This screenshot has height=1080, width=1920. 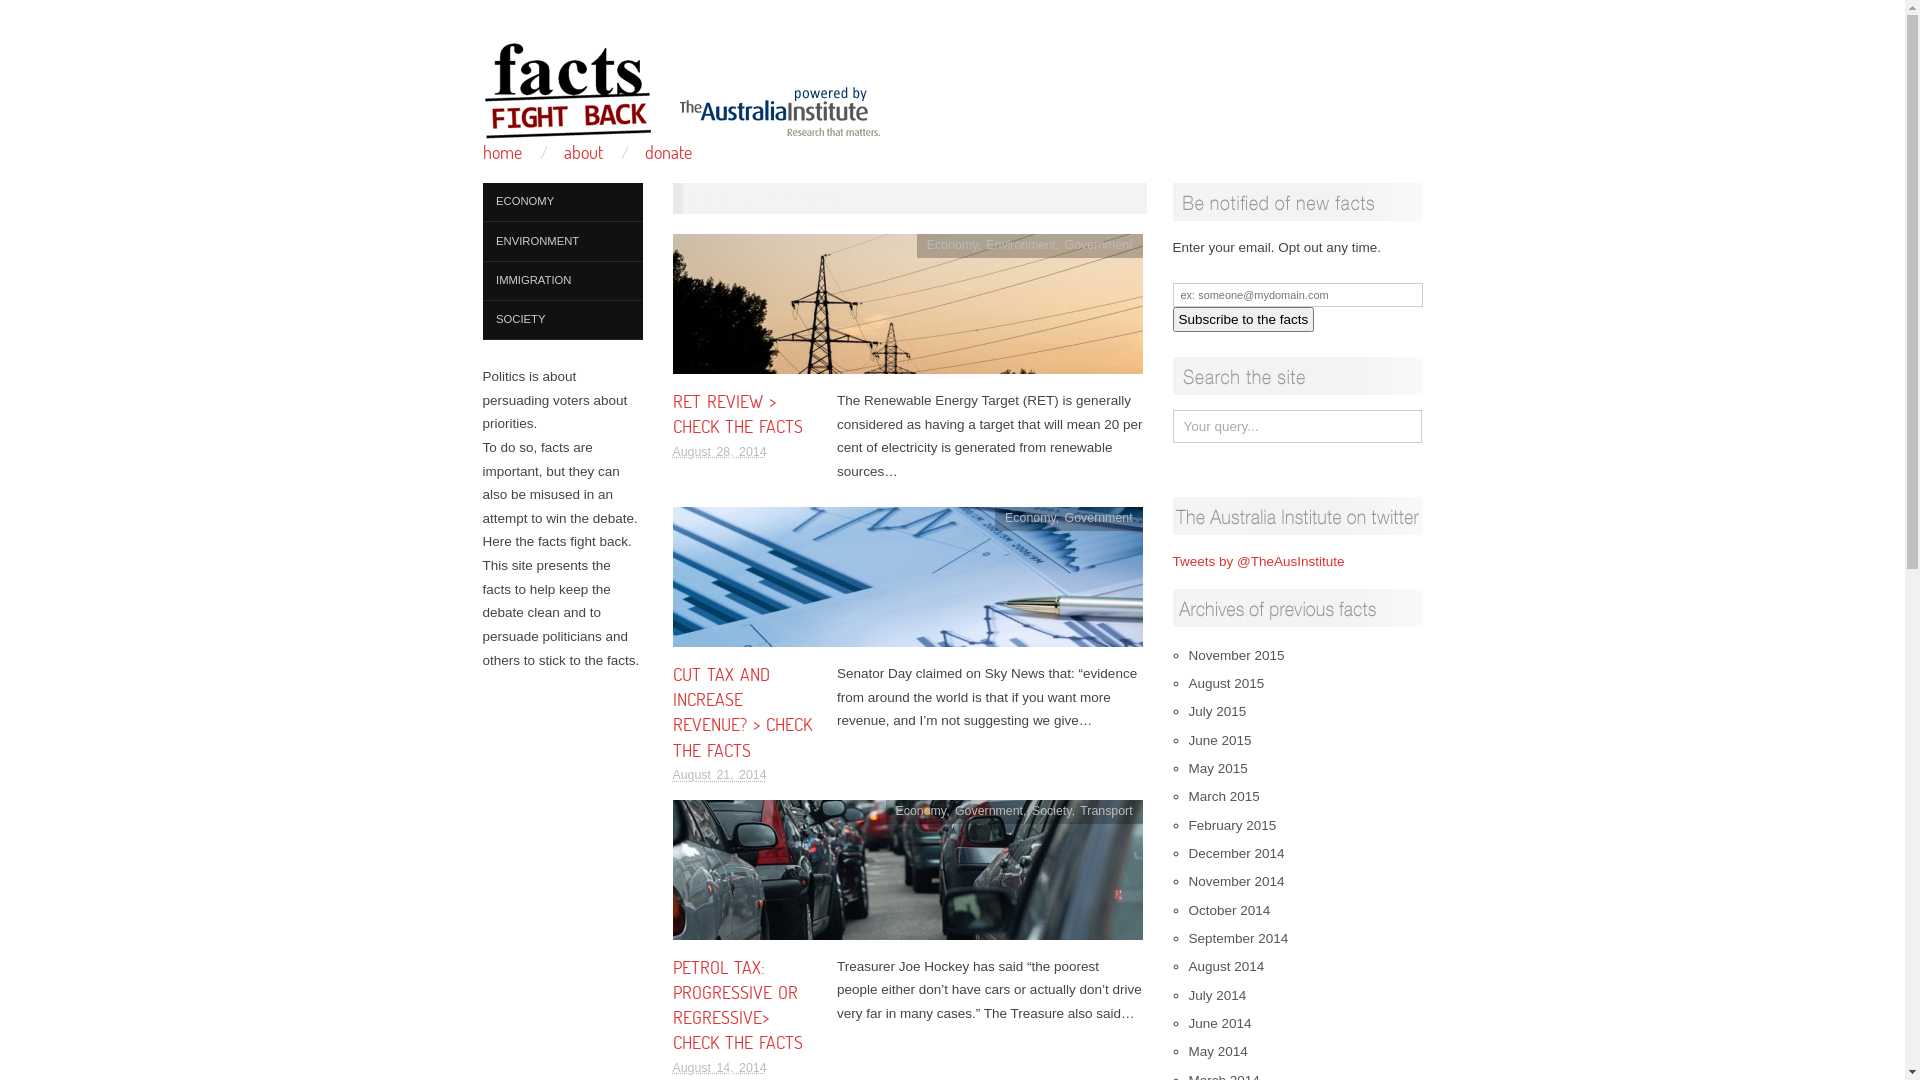 What do you see at coordinates (1216, 767) in the screenshot?
I see `'May 2015'` at bounding box center [1216, 767].